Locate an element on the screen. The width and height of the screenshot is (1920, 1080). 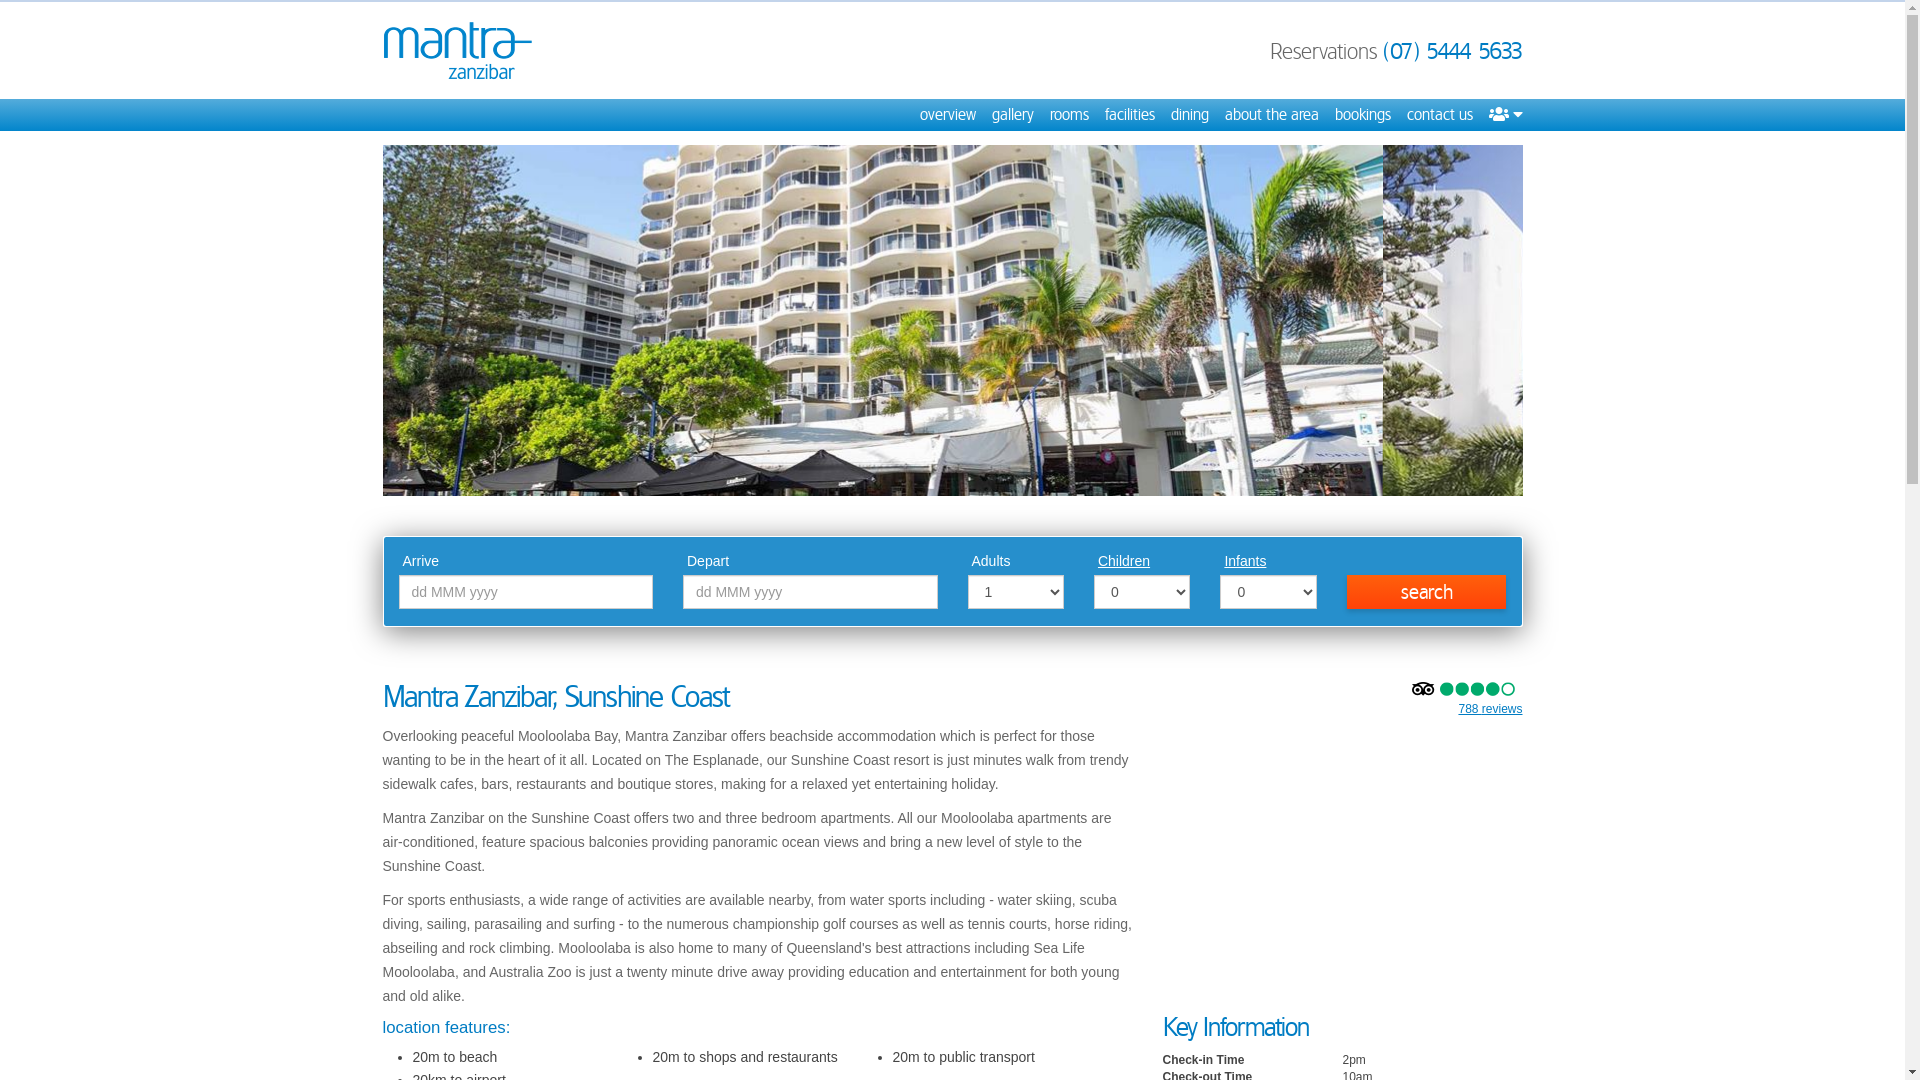
'788 reviews' is located at coordinates (1489, 708).